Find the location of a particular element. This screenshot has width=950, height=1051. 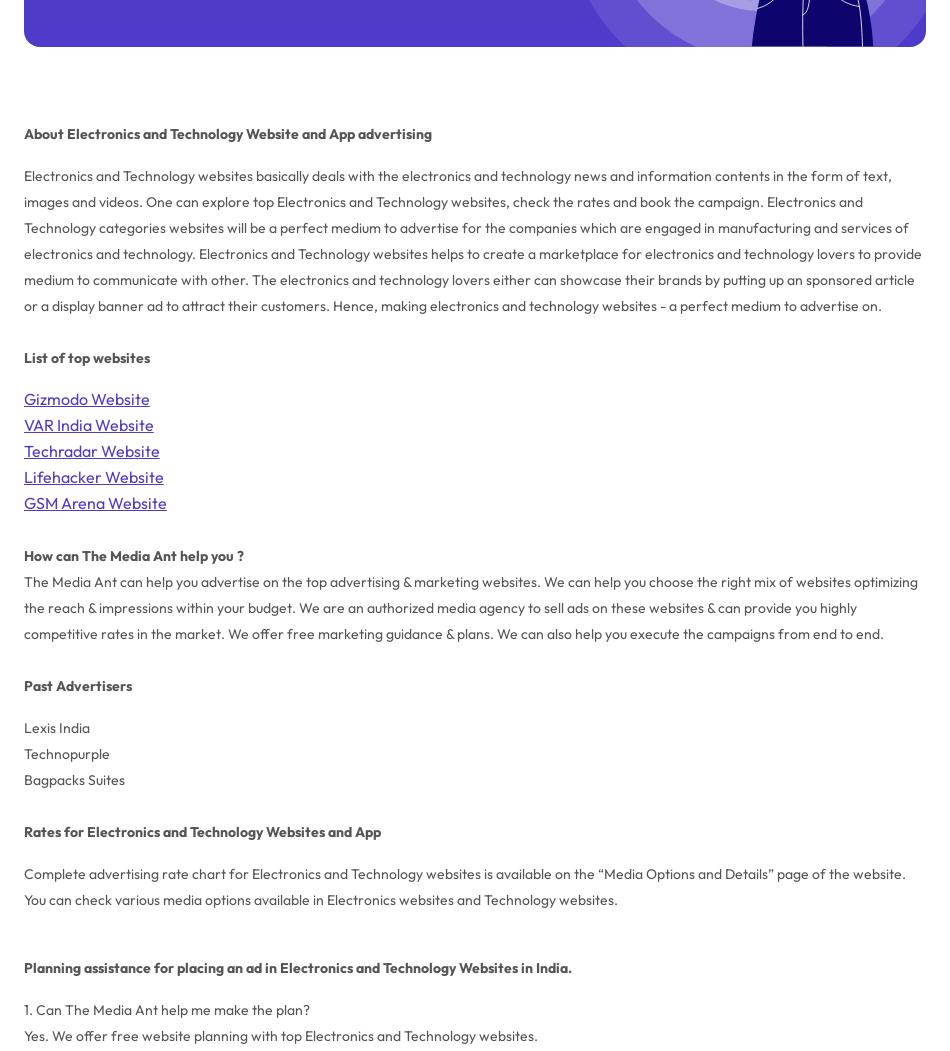

'GSM Arena Website' is located at coordinates (22, 501).